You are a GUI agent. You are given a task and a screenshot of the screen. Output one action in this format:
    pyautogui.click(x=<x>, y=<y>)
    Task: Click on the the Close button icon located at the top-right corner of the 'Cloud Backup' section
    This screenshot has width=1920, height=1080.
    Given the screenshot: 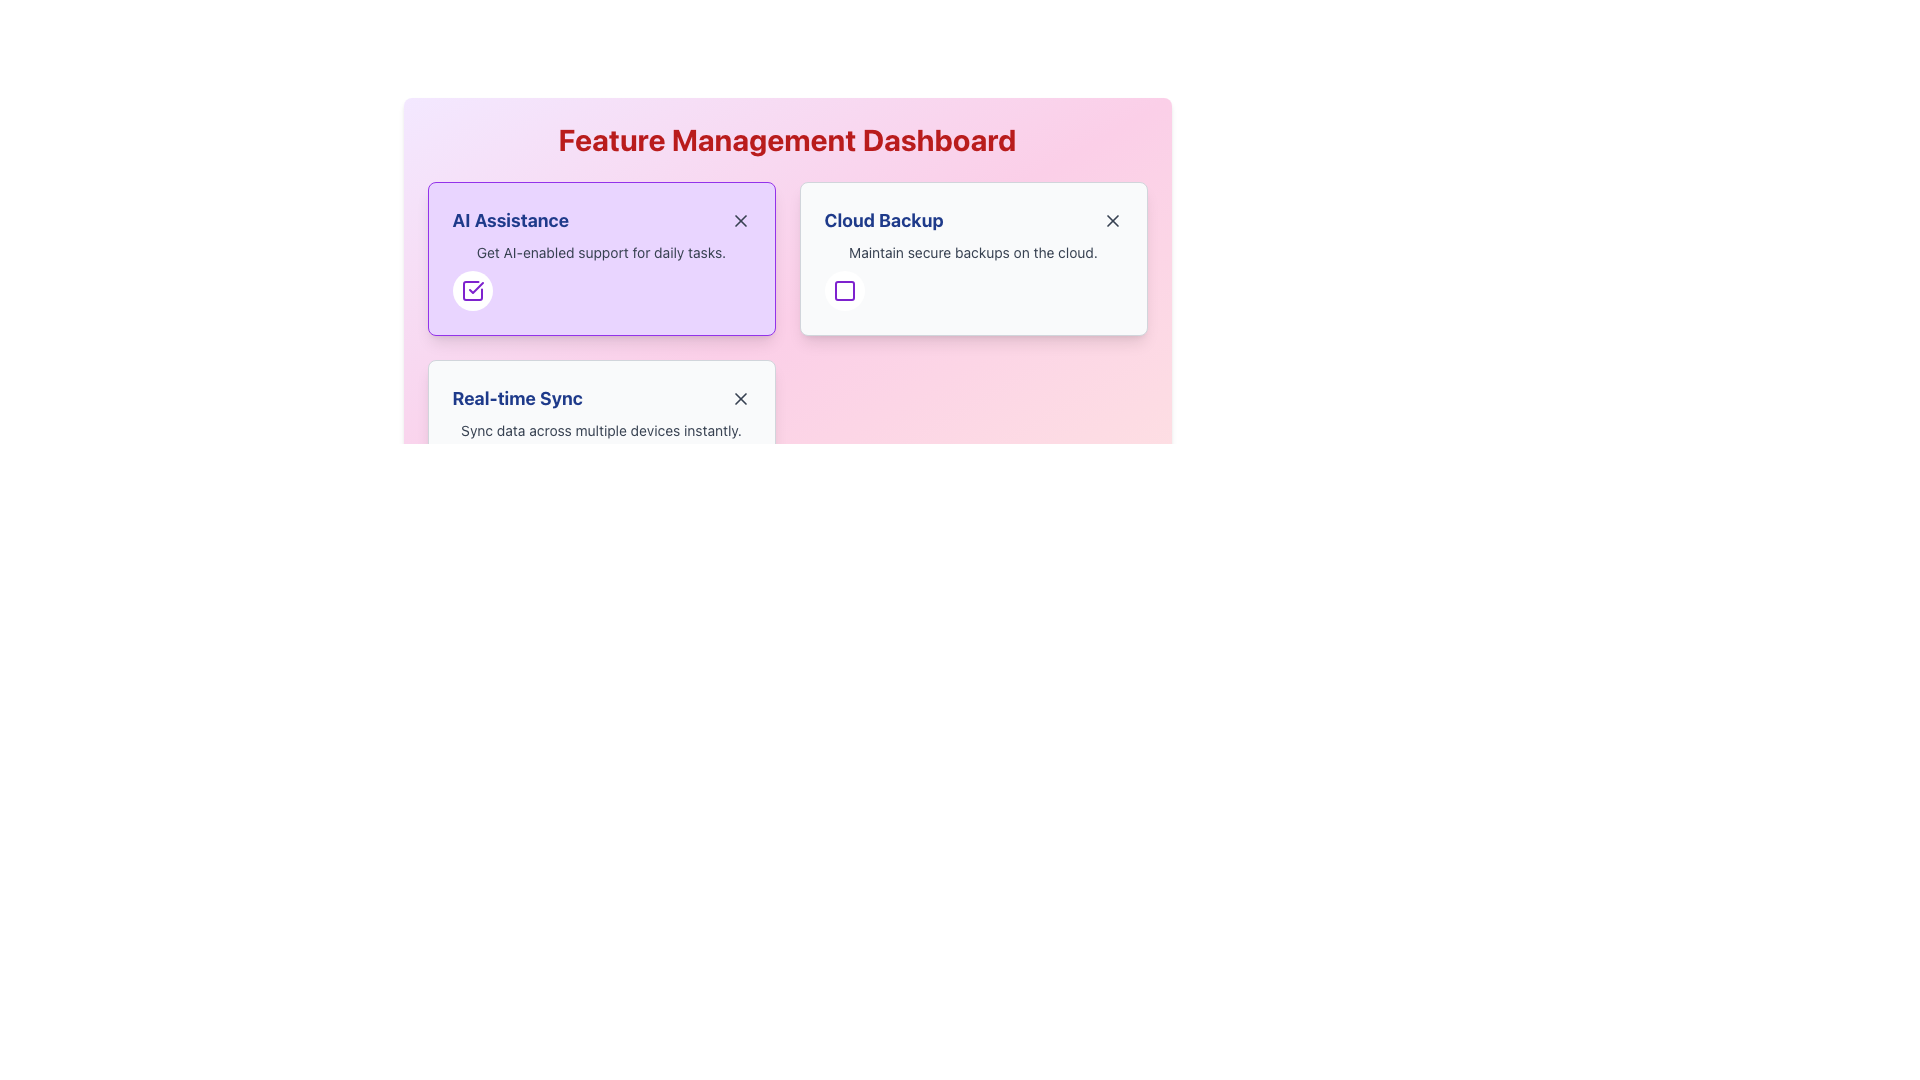 What is the action you would take?
    pyautogui.click(x=1111, y=220)
    